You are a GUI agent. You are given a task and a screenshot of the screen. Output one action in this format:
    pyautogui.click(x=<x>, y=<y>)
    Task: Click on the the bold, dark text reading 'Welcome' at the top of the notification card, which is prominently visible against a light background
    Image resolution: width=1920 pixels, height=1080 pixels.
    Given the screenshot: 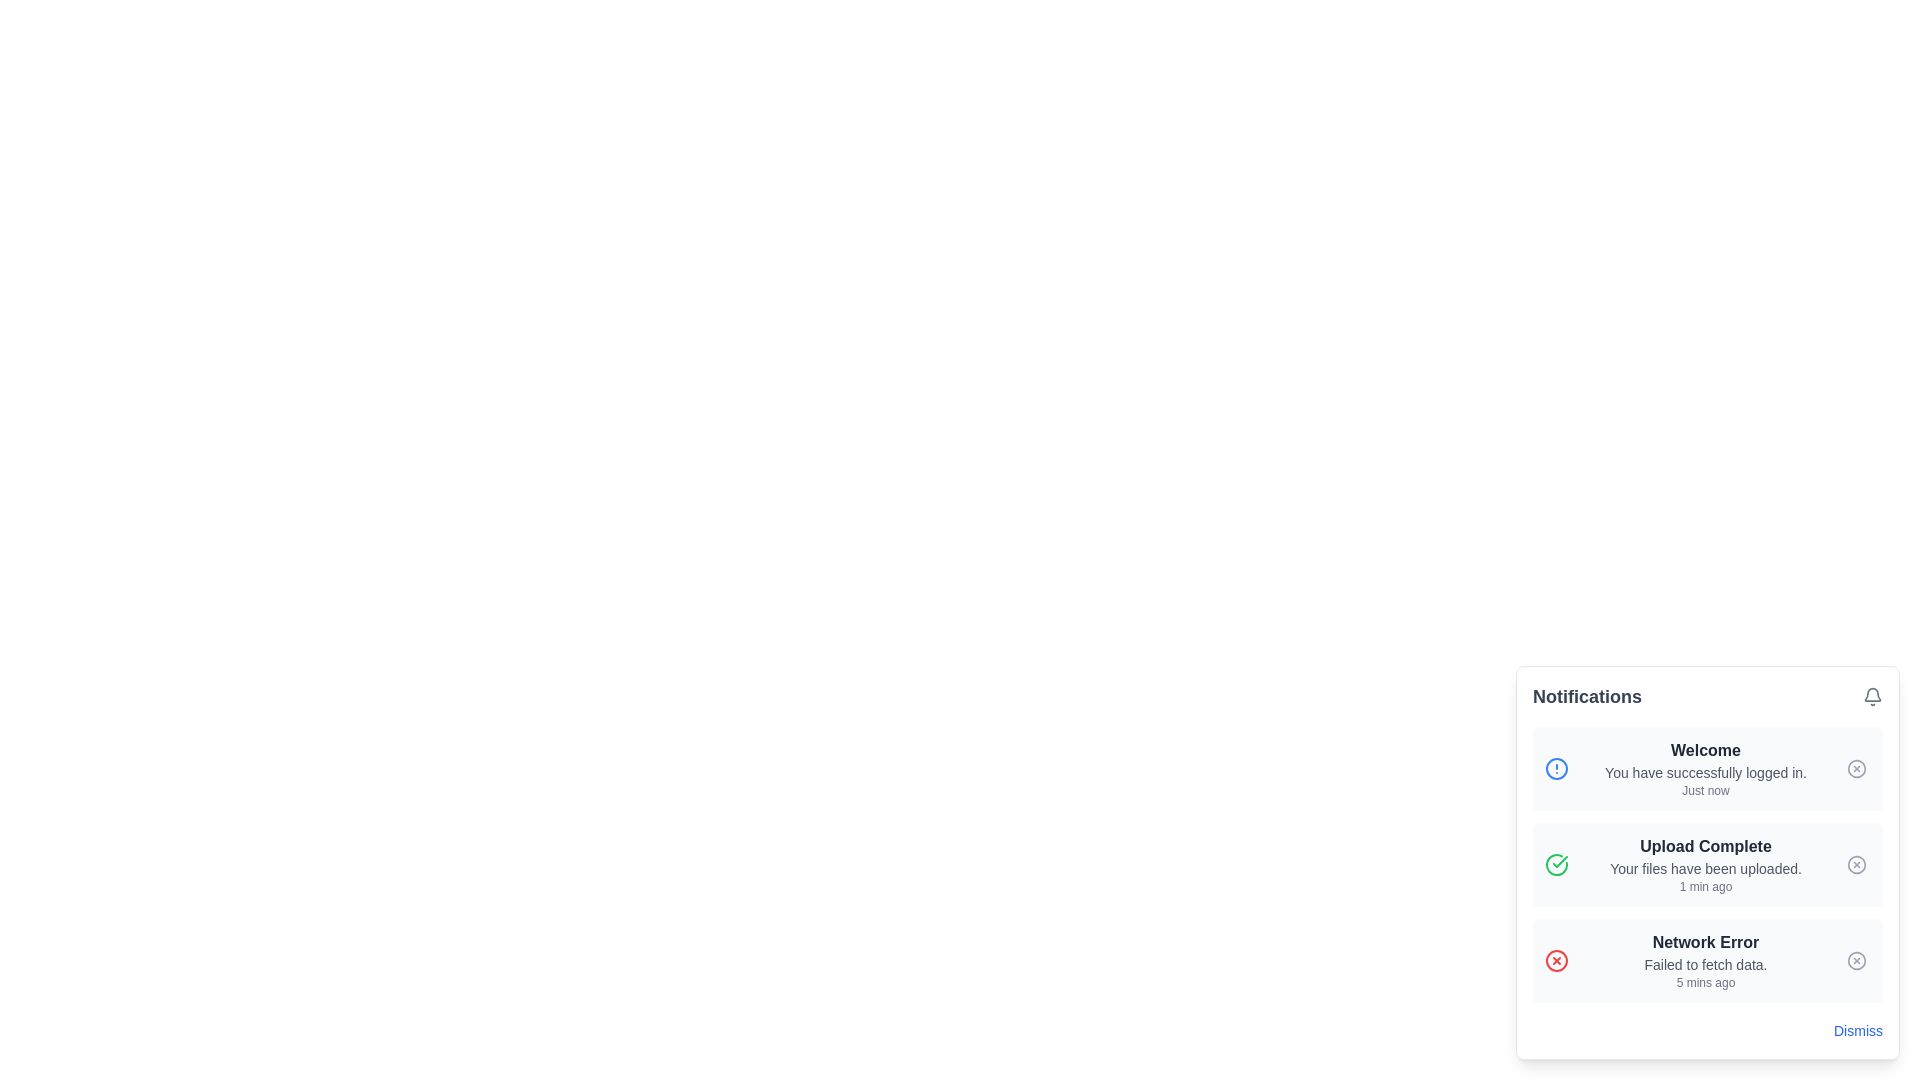 What is the action you would take?
    pyautogui.click(x=1704, y=751)
    